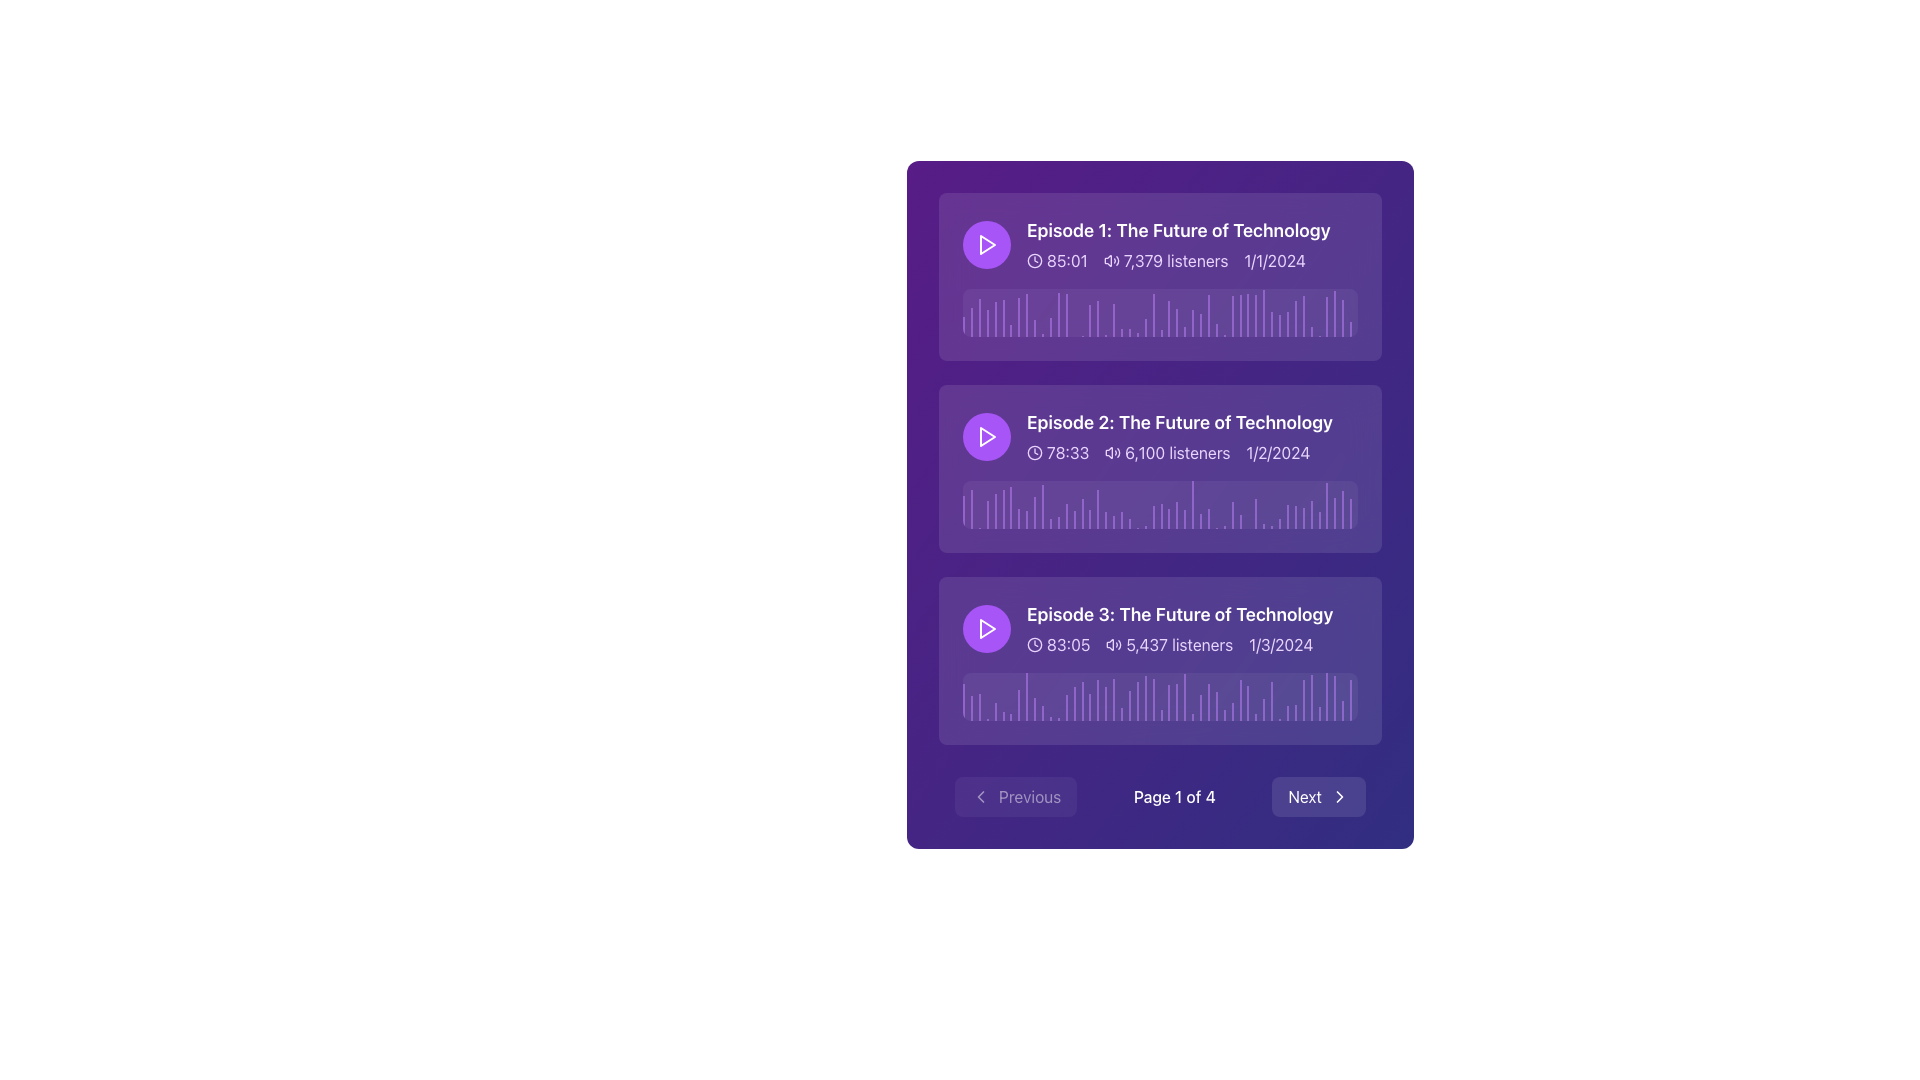  What do you see at coordinates (971, 508) in the screenshot?
I see `the purple progress indicator located under the second podcast episode titled 'Episode 2: The Future of Technology', which is a vertical line segment narrower than the waveform bars` at bounding box center [971, 508].